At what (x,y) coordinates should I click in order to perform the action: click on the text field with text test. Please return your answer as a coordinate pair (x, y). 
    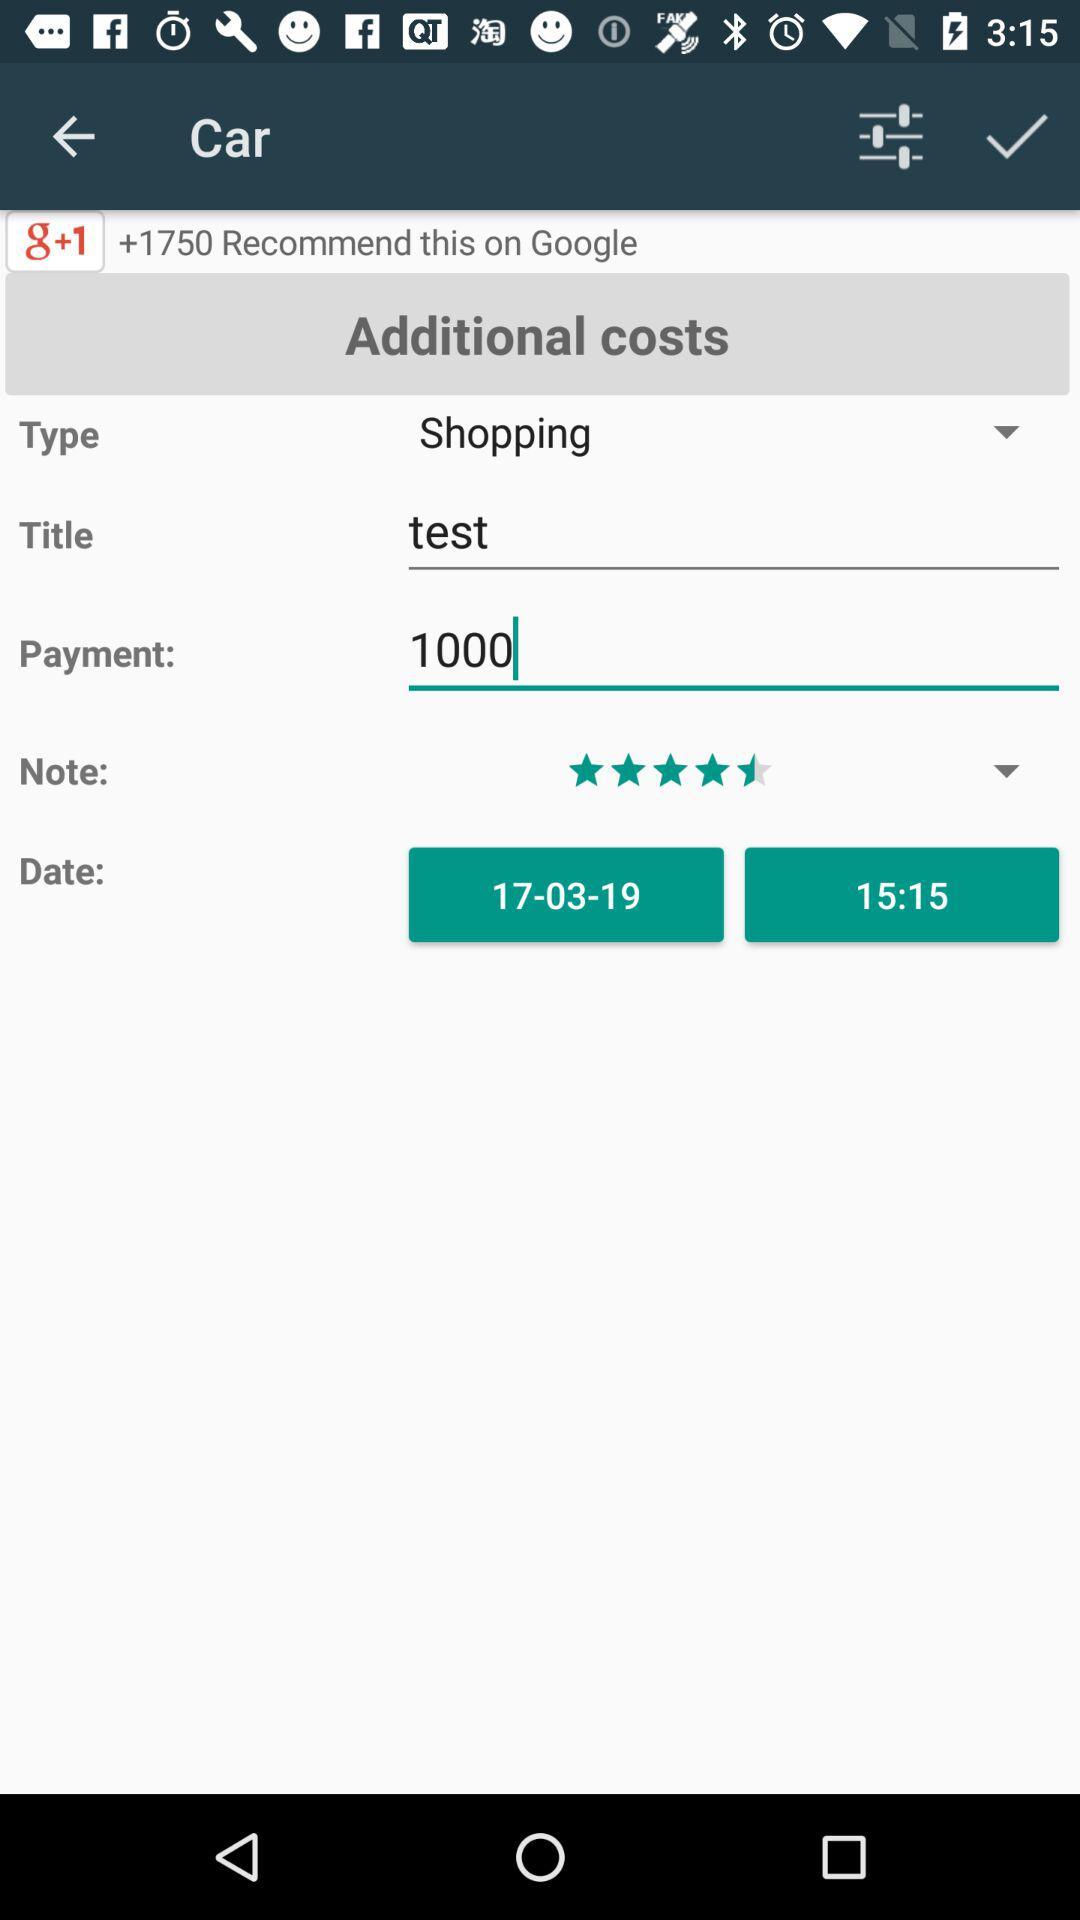
    Looking at the image, I should click on (733, 531).